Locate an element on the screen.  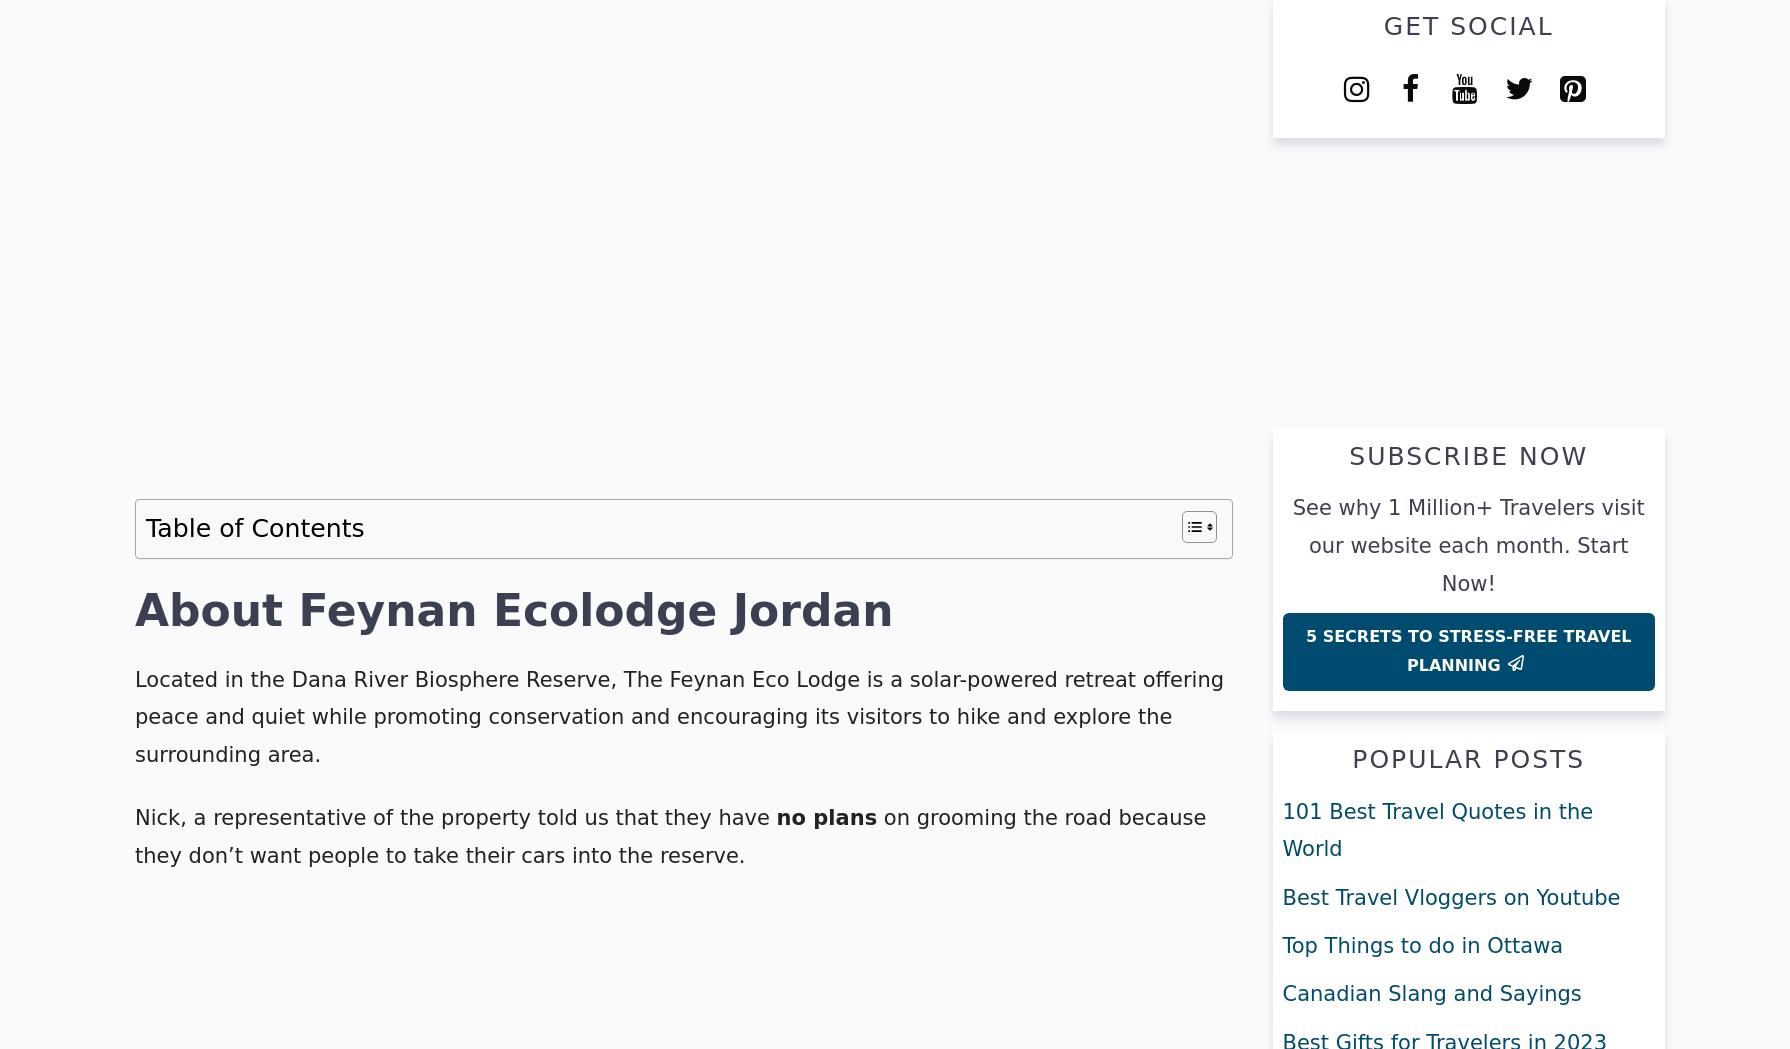
'Feynan Ecolodge Jordan' is located at coordinates (594, 610).